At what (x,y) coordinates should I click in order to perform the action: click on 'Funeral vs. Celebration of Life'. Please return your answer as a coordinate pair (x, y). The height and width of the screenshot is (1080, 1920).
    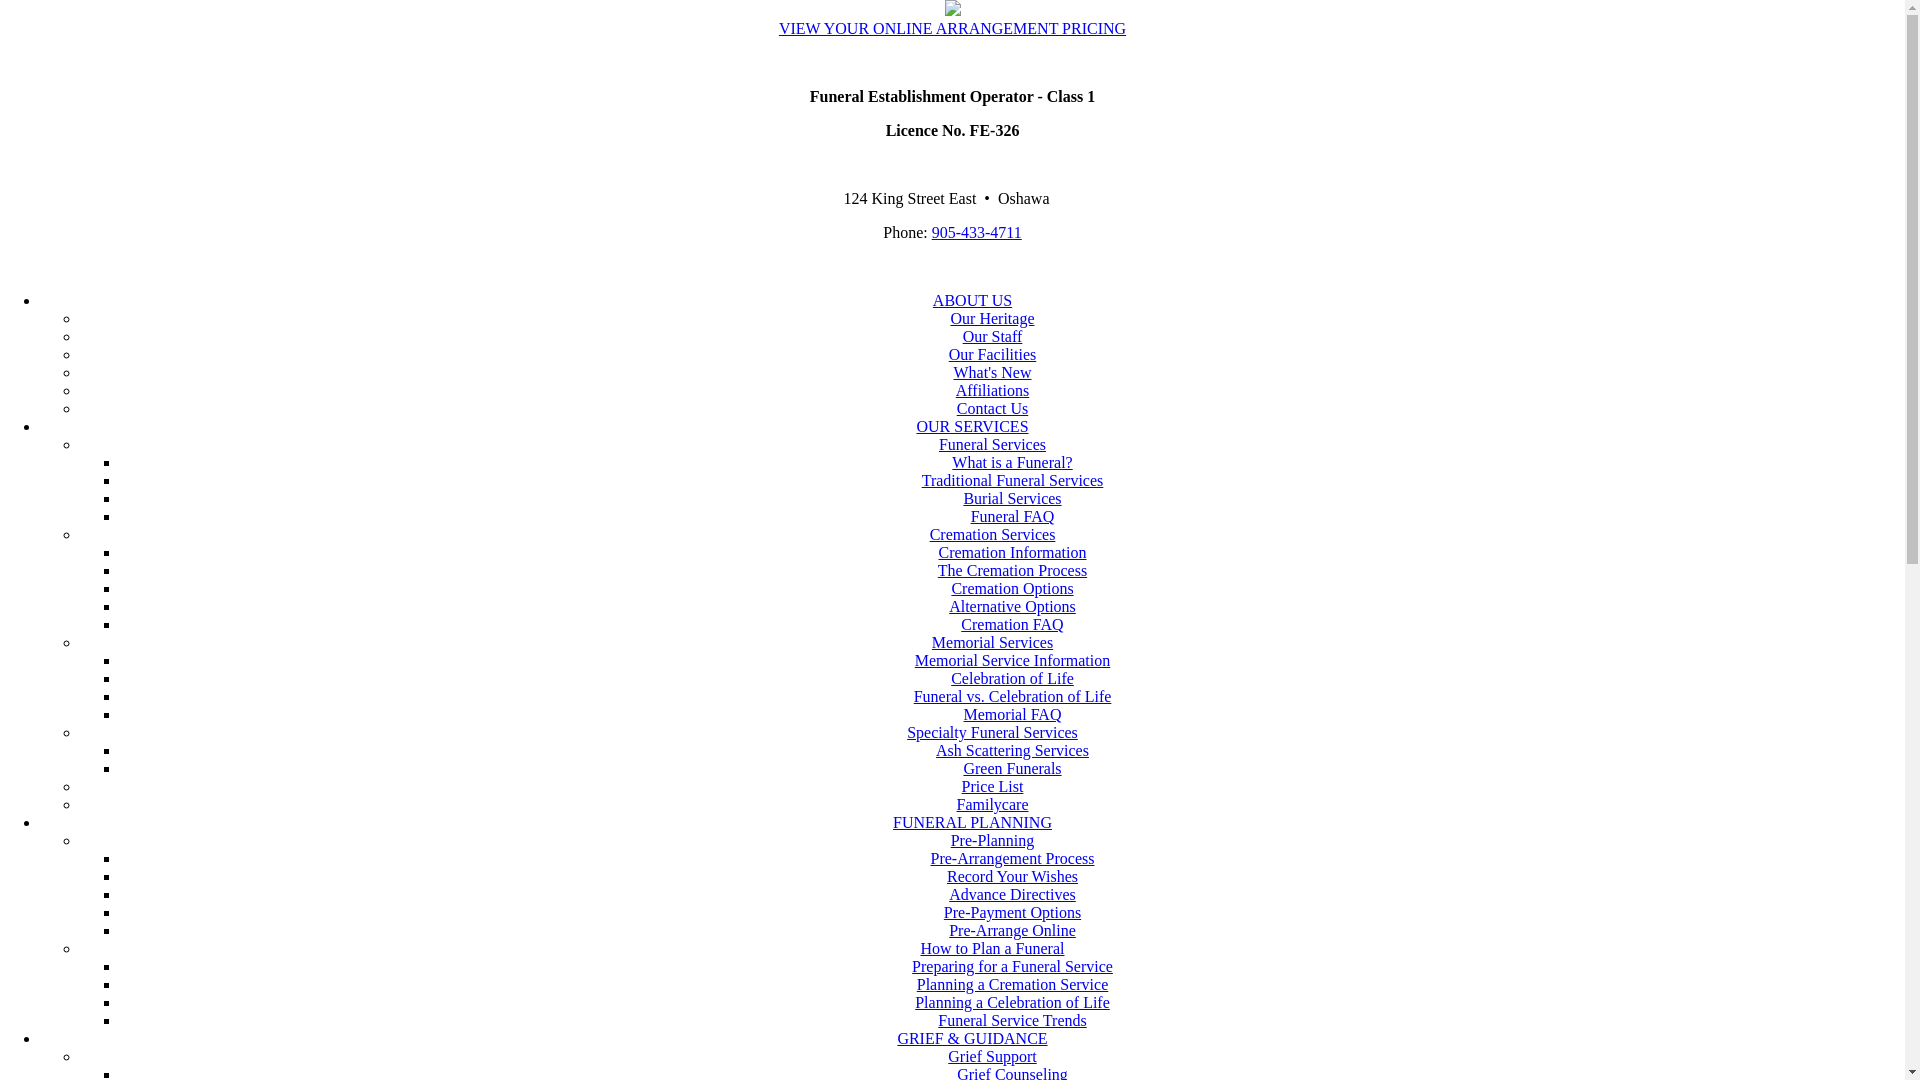
    Looking at the image, I should click on (1012, 695).